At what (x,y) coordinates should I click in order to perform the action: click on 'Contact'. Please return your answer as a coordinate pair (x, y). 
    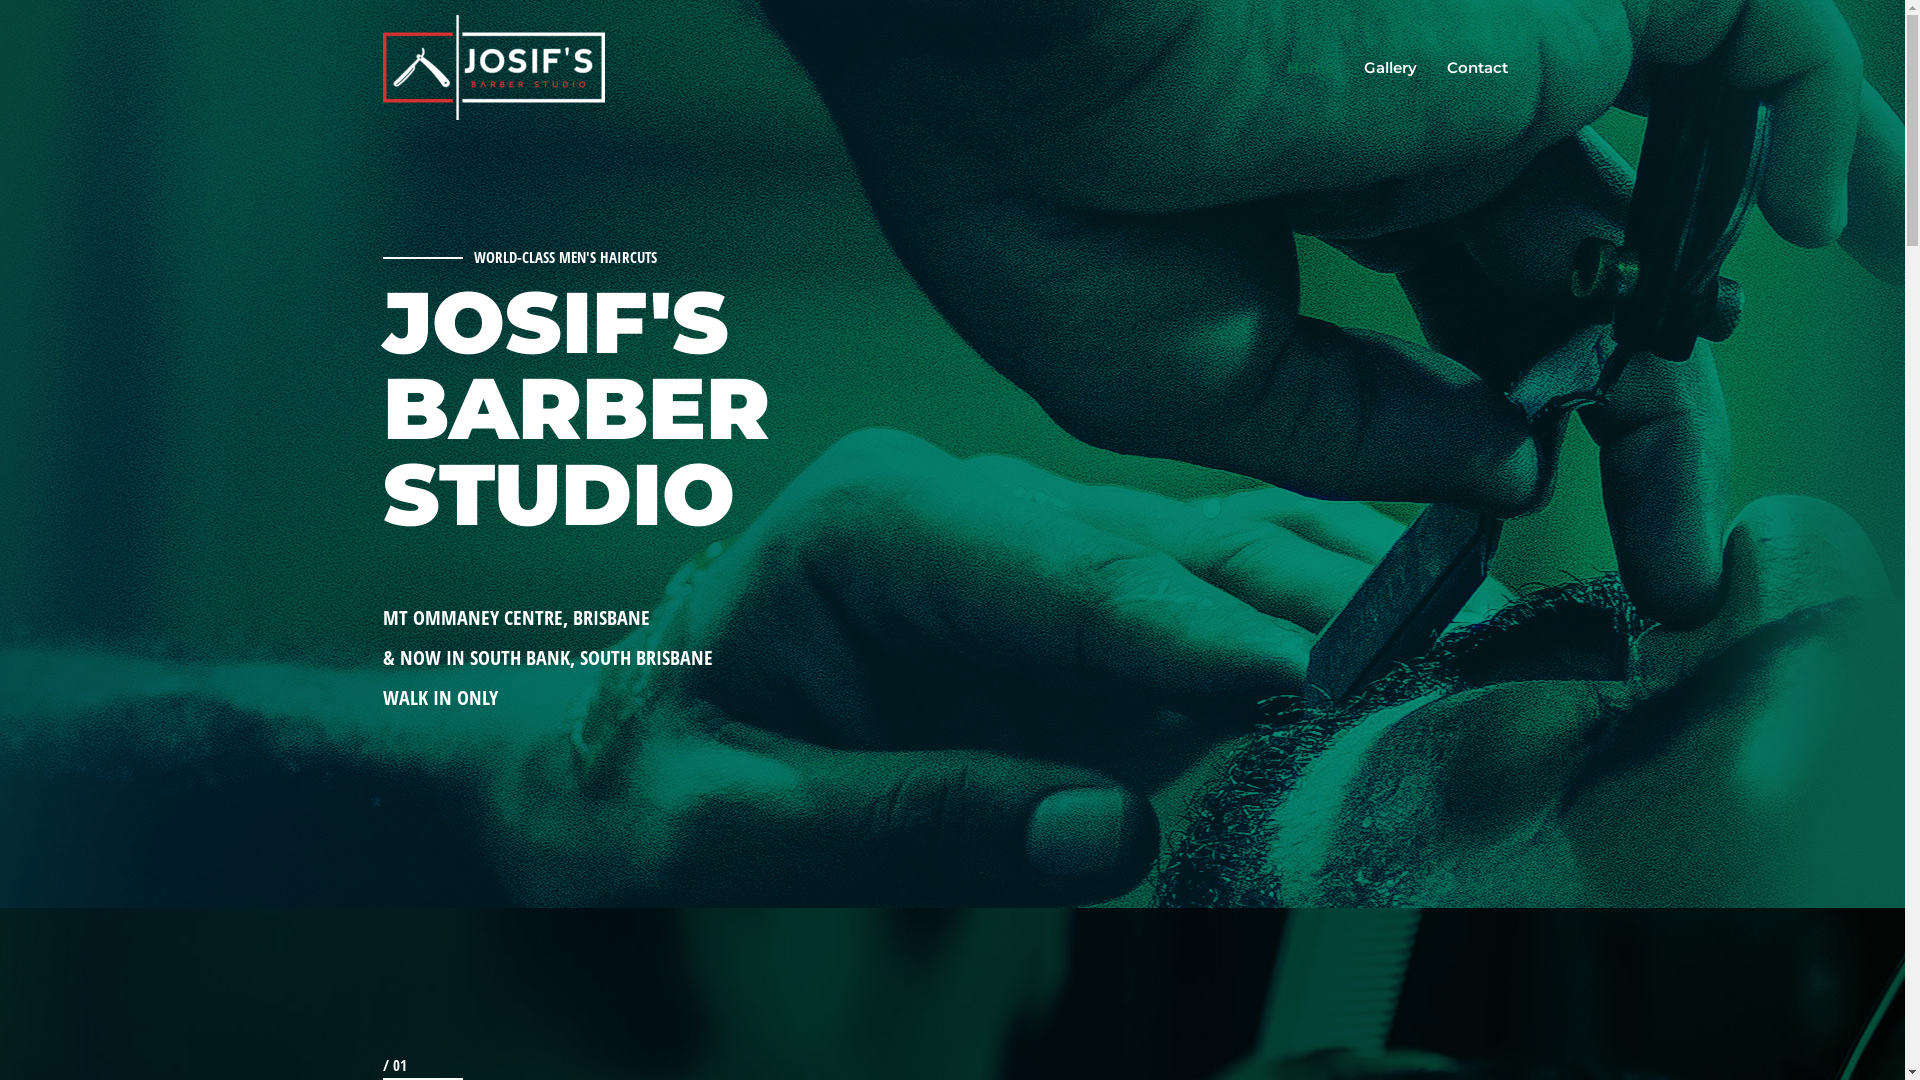
    Looking at the image, I should click on (1477, 67).